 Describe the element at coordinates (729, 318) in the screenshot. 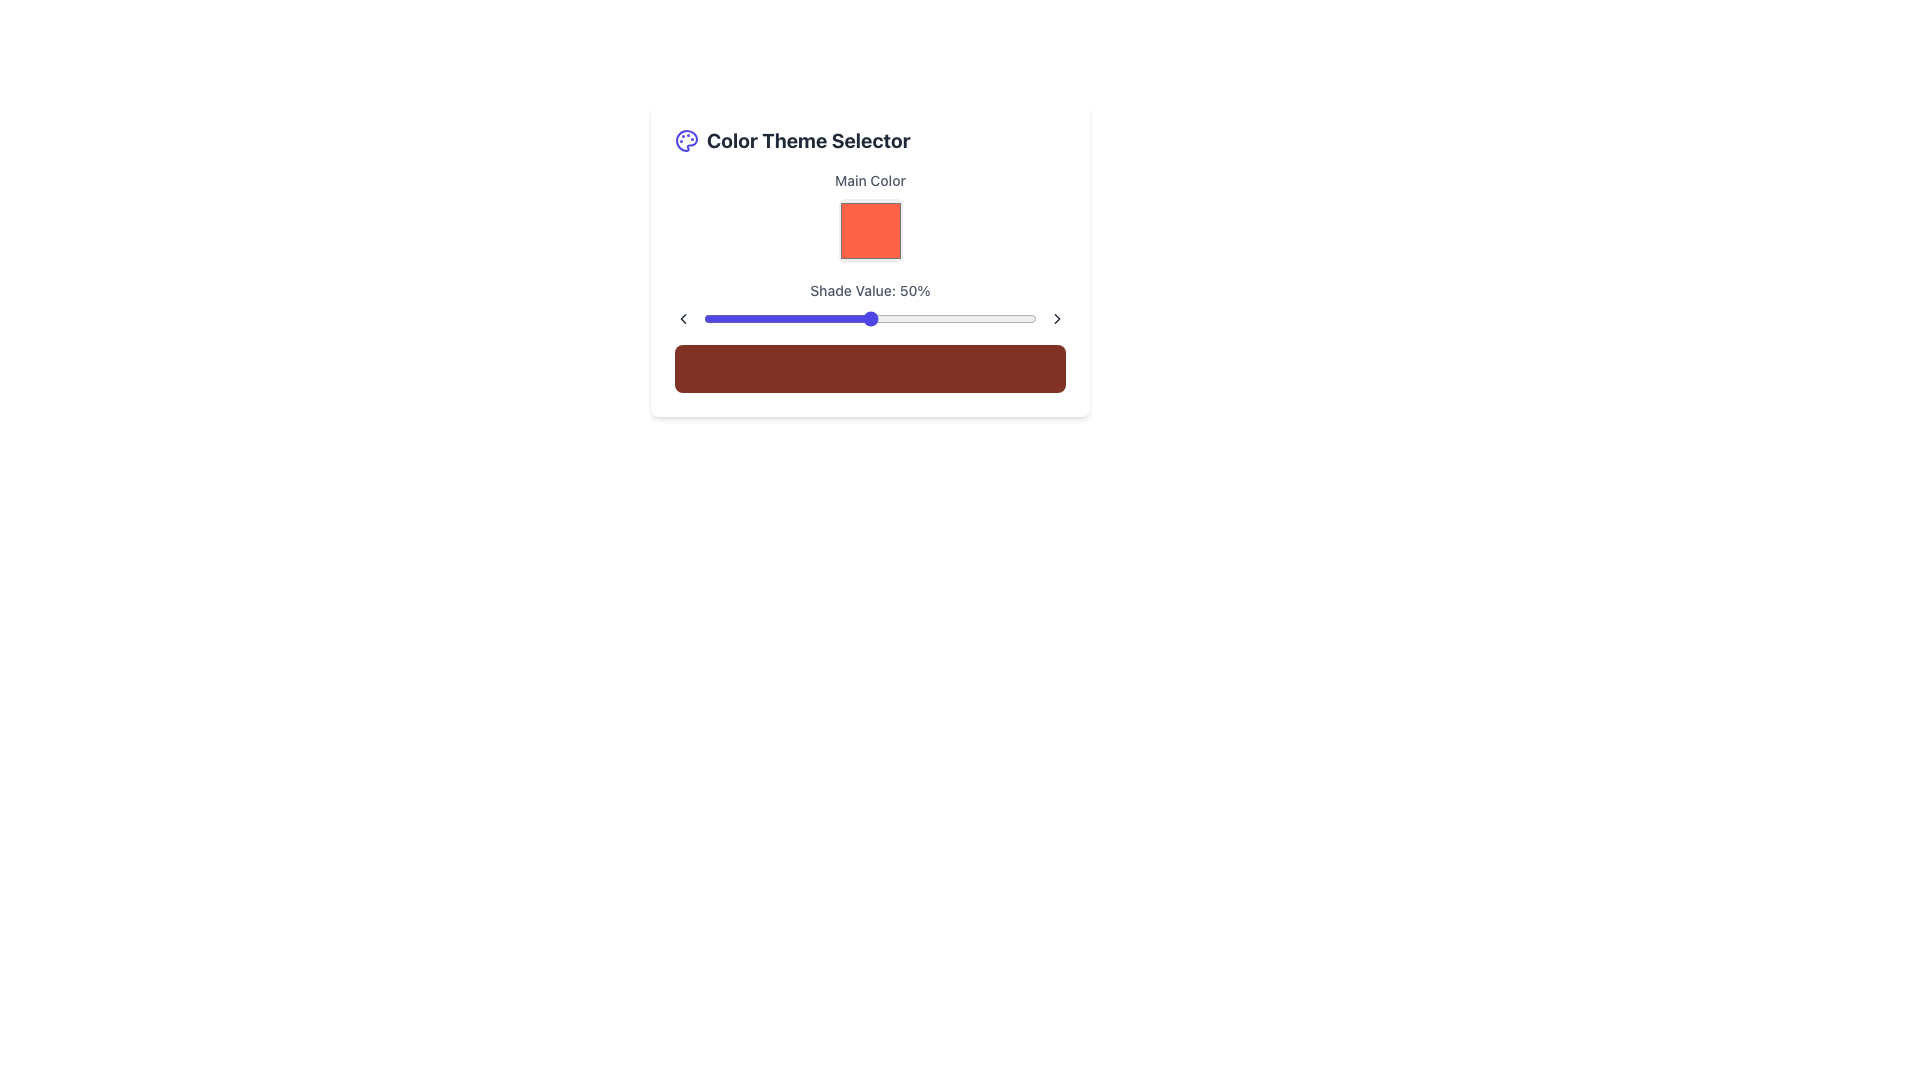

I see `the shade value` at that location.